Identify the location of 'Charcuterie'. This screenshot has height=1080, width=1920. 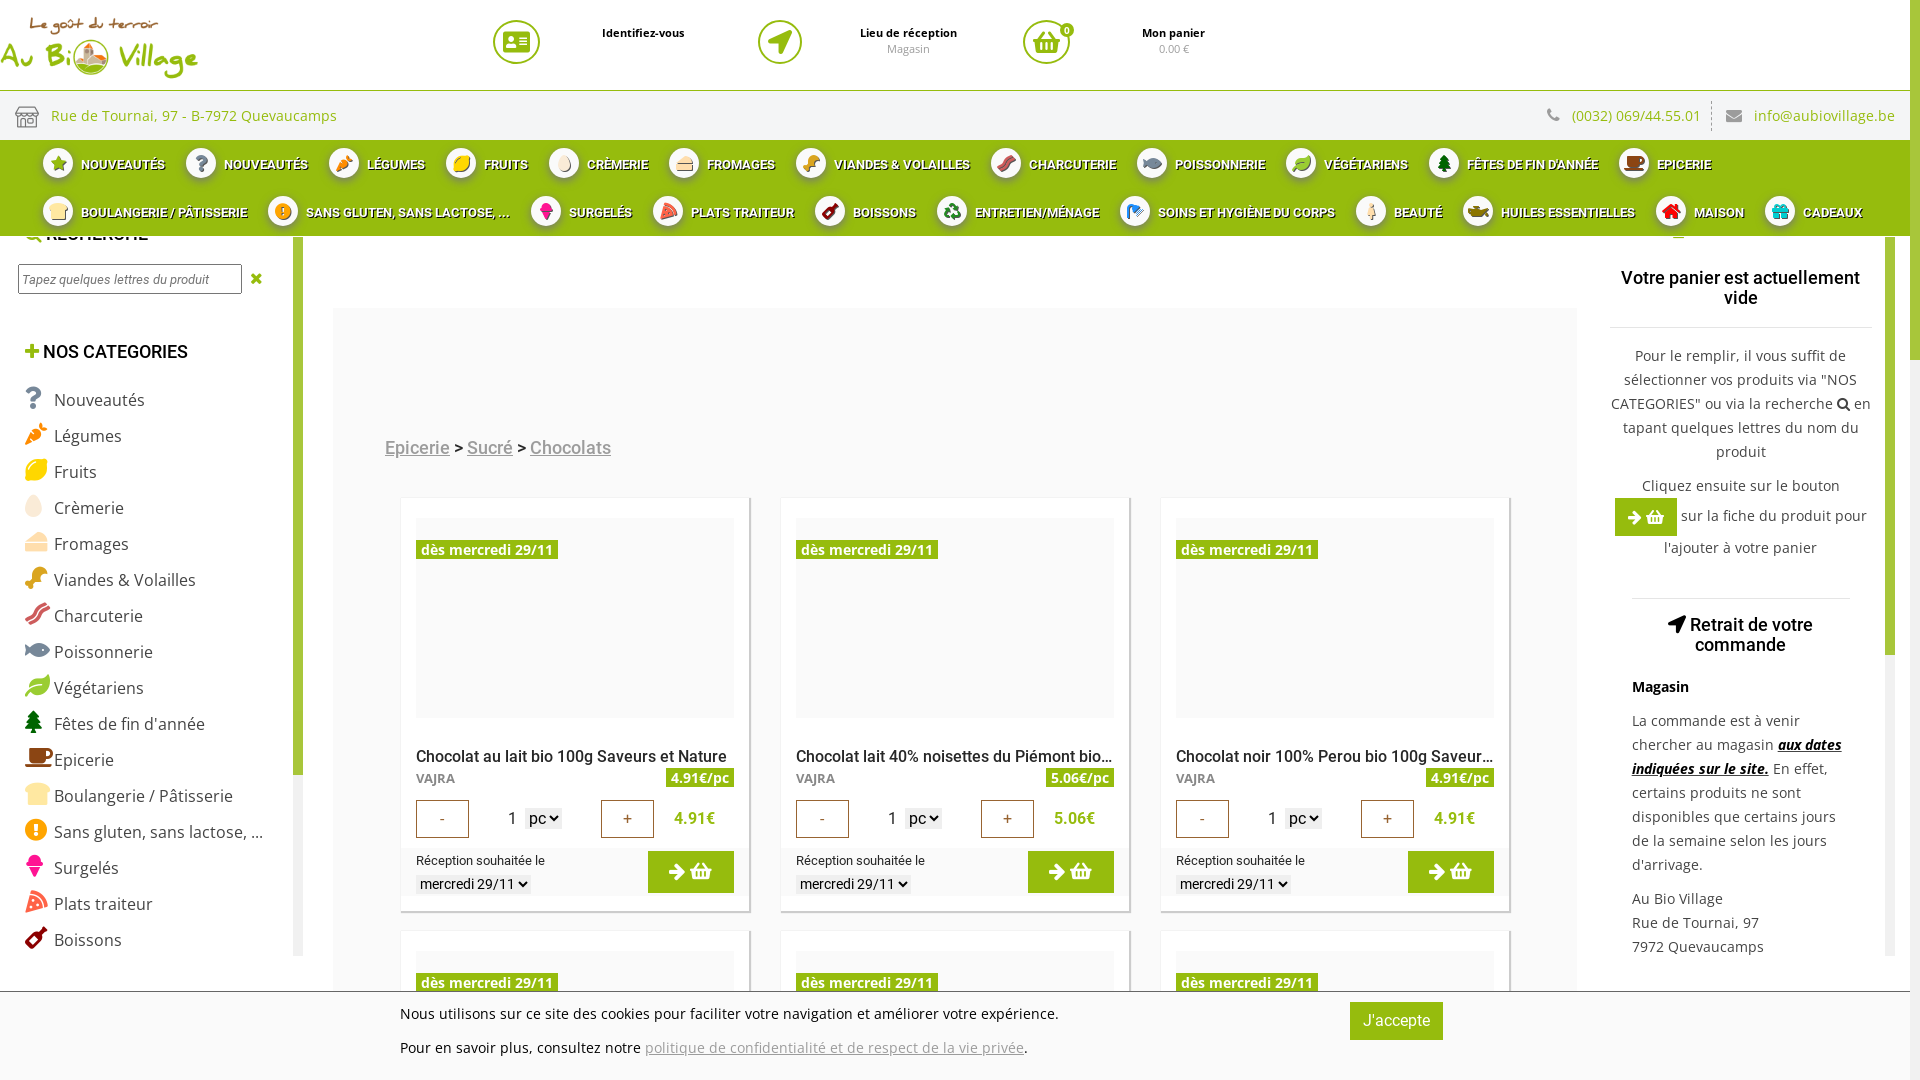
(82, 614).